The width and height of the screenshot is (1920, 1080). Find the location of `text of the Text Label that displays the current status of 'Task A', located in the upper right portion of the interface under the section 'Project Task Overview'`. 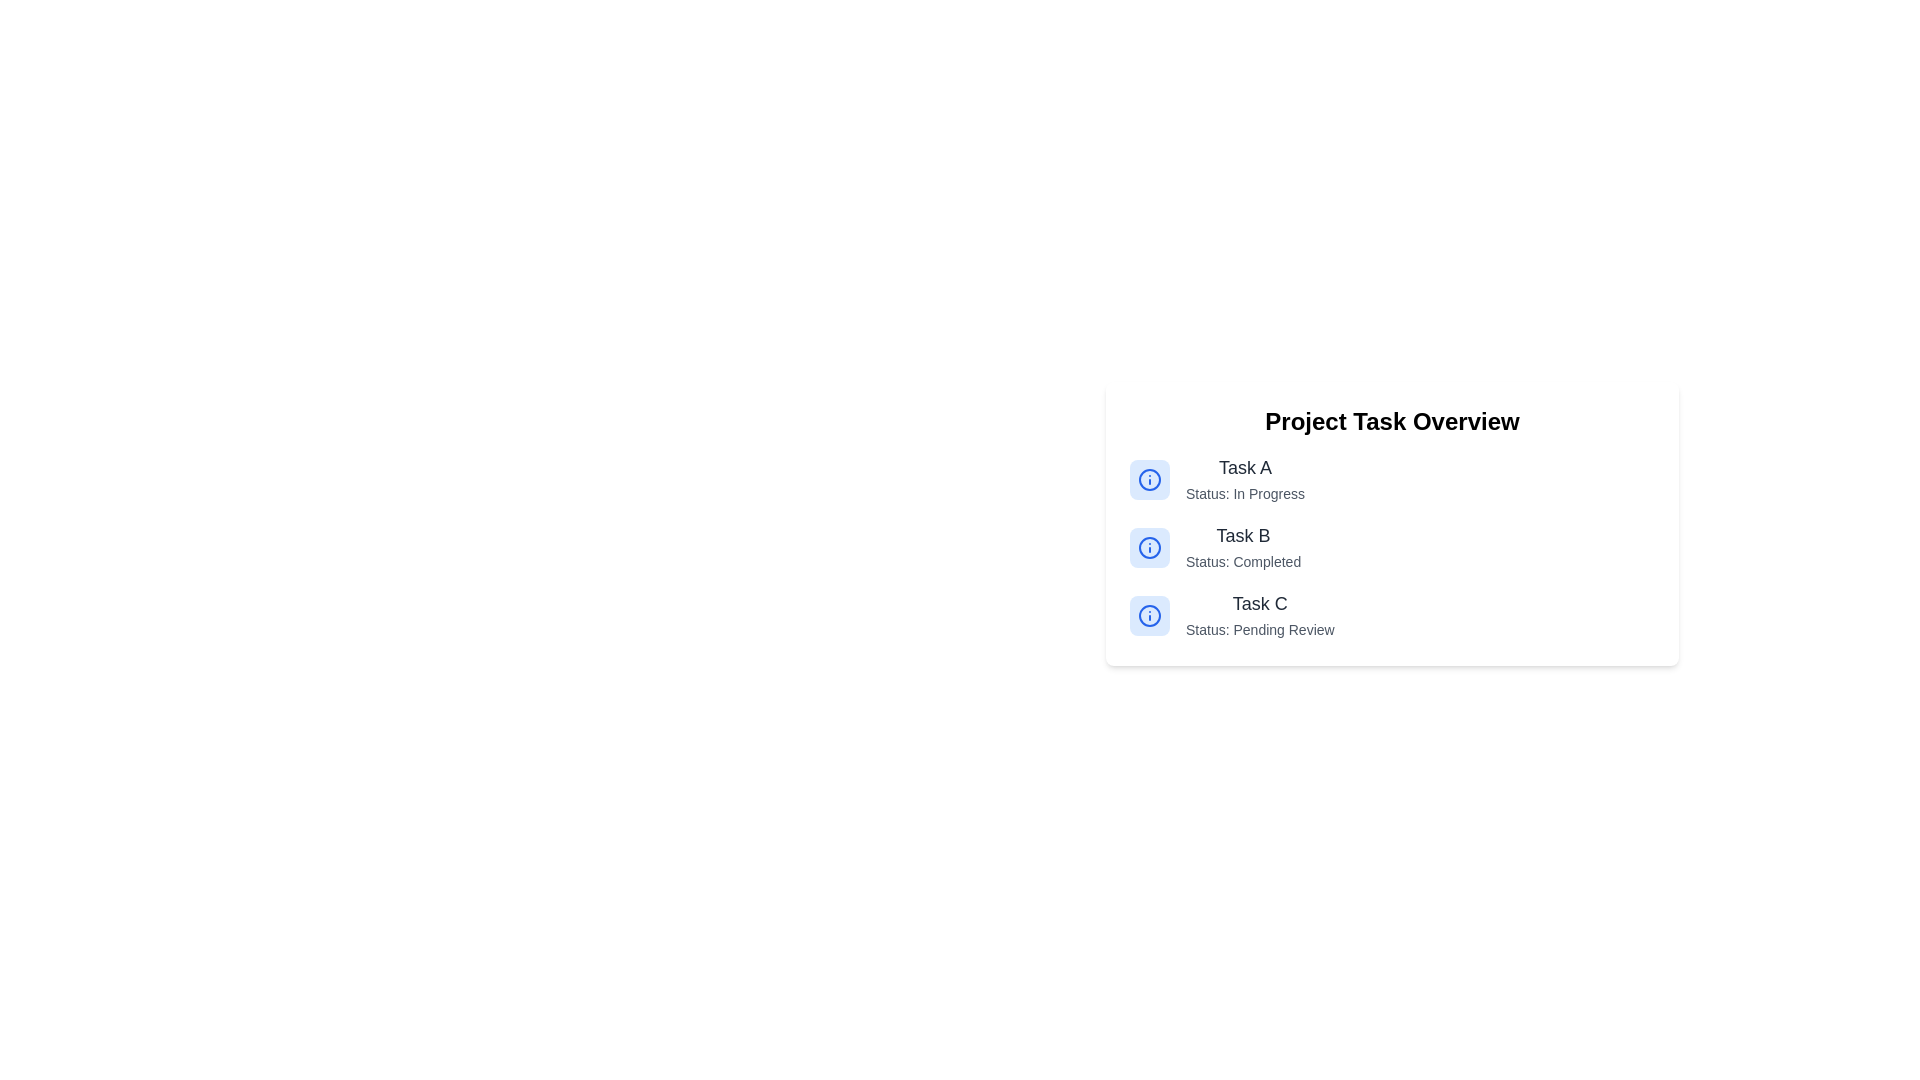

text of the Text Label that displays the current status of 'Task A', located in the upper right portion of the interface under the section 'Project Task Overview' is located at coordinates (1244, 493).